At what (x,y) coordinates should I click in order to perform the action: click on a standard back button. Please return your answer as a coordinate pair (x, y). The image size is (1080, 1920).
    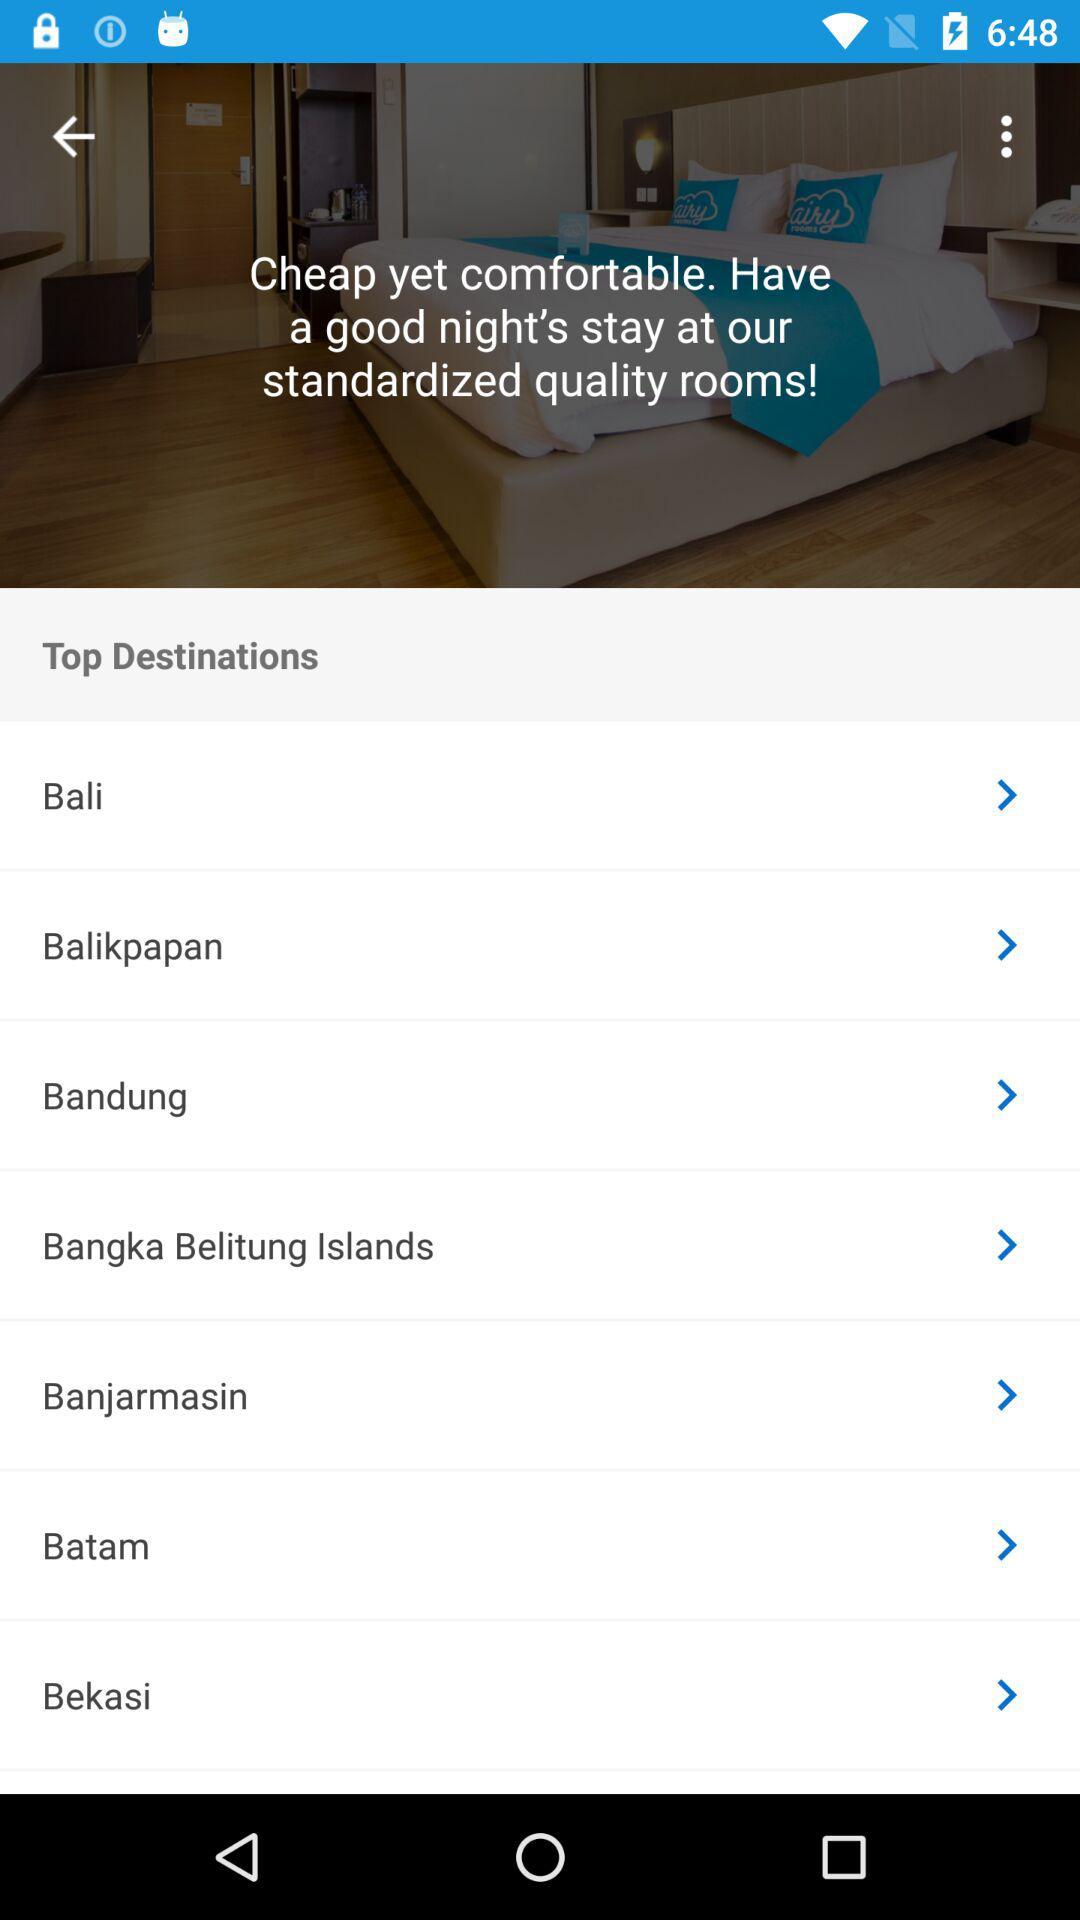
    Looking at the image, I should click on (72, 135).